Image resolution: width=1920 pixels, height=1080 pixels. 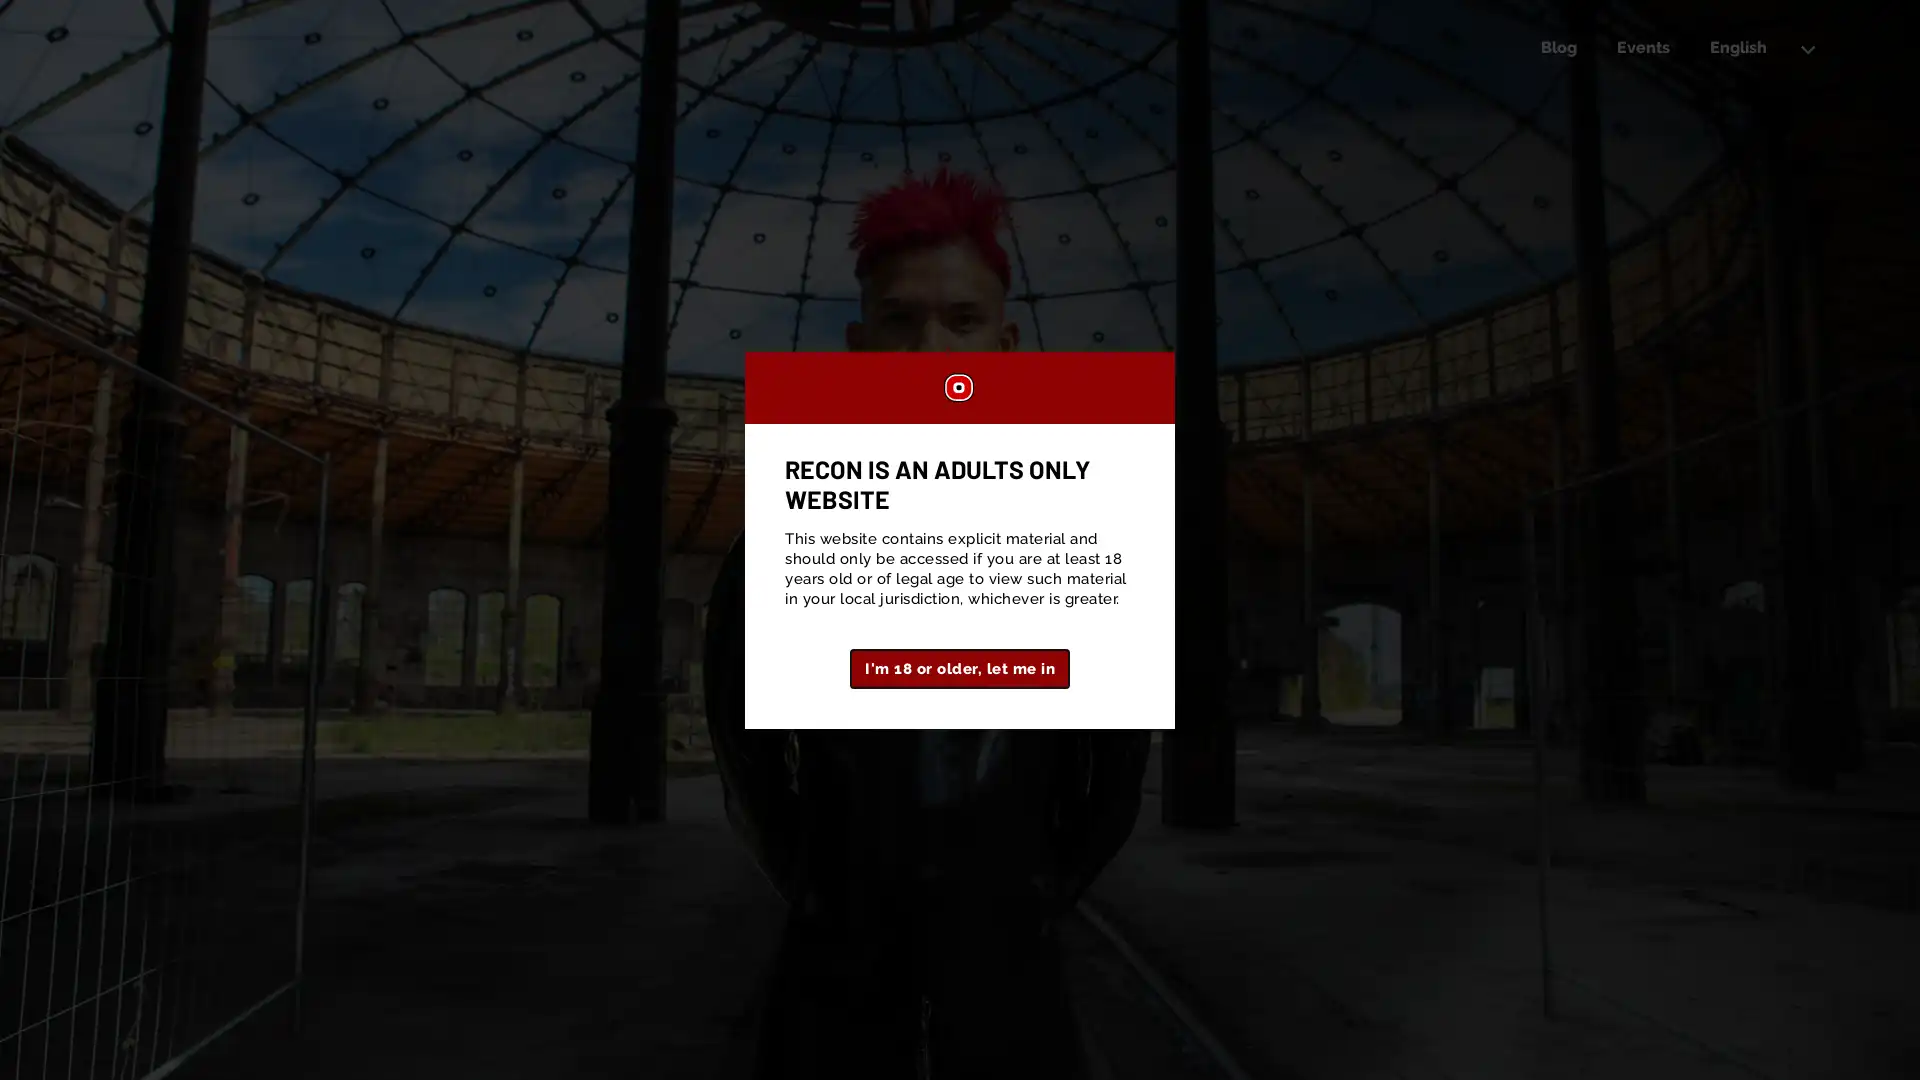 I want to click on I'm 18 or older, let me in, so click(x=960, y=667).